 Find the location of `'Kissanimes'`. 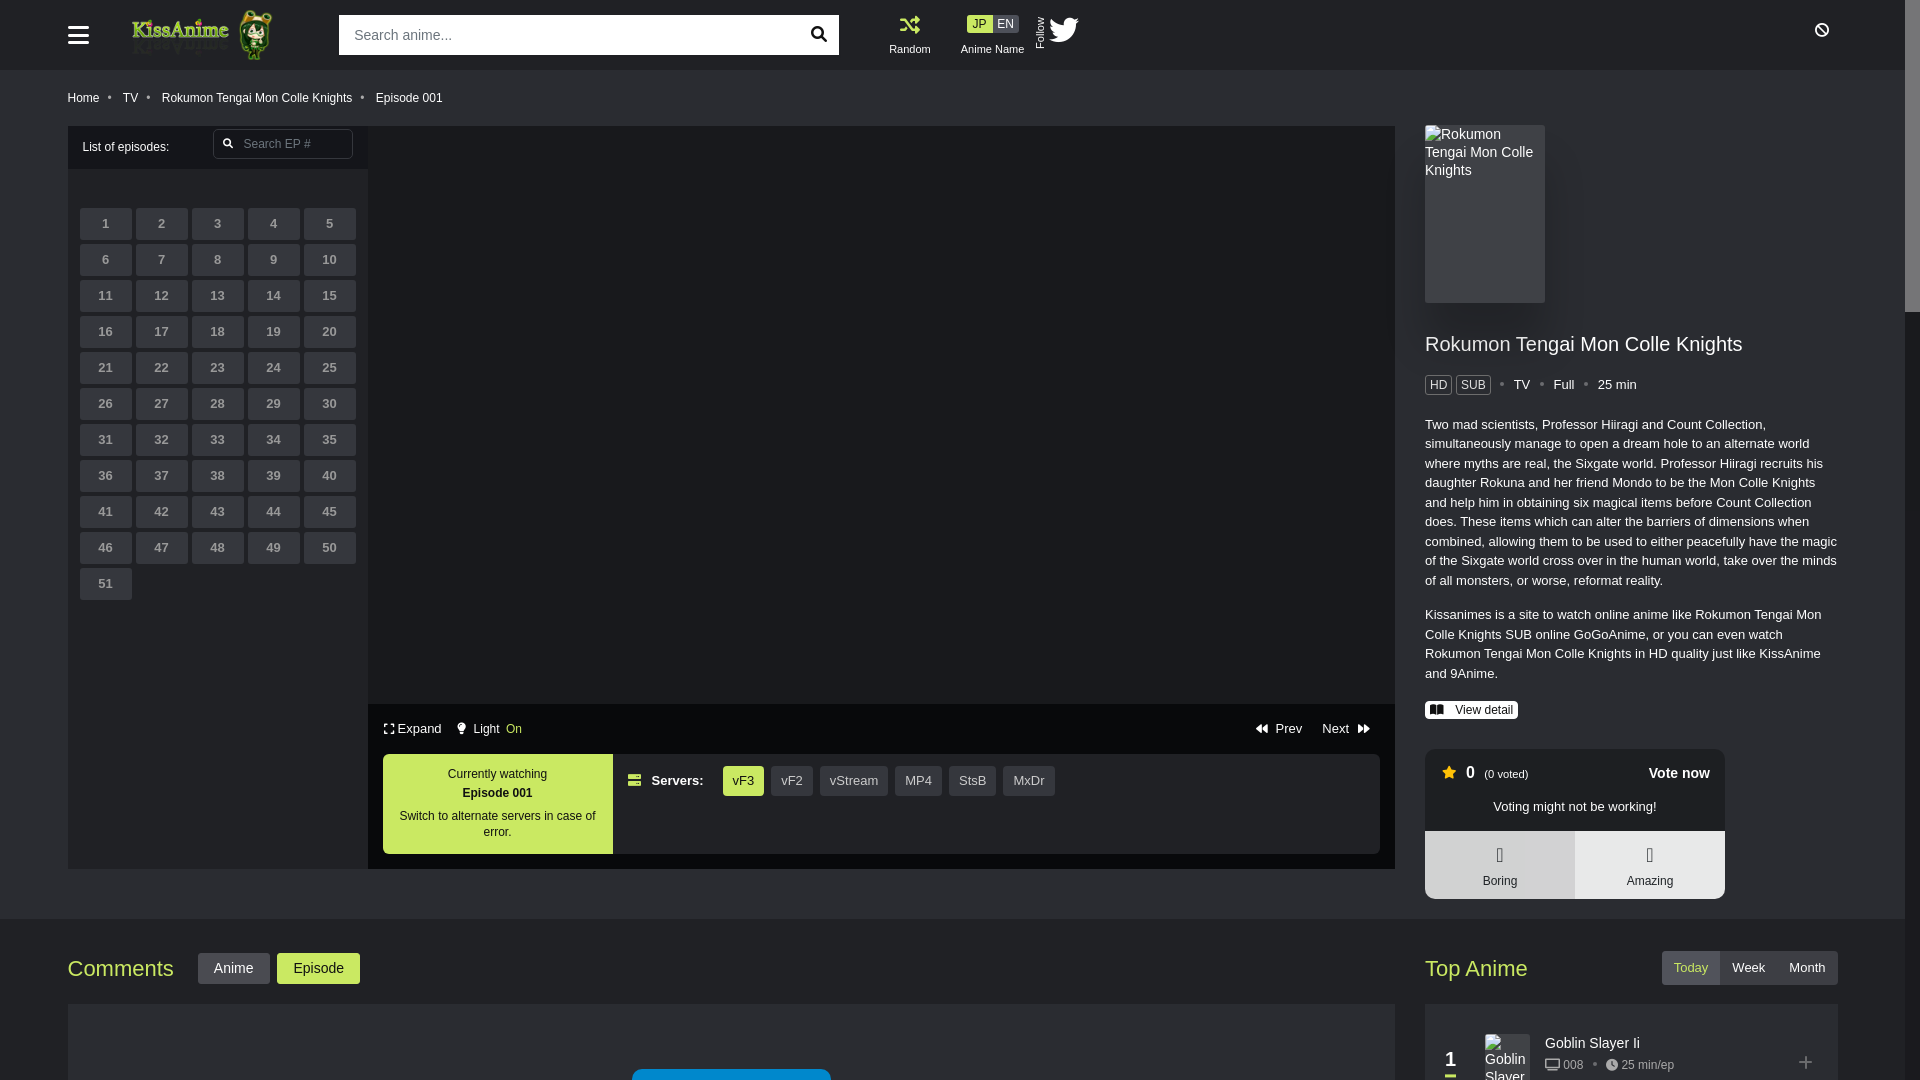

'Kissanimes' is located at coordinates (216, 34).